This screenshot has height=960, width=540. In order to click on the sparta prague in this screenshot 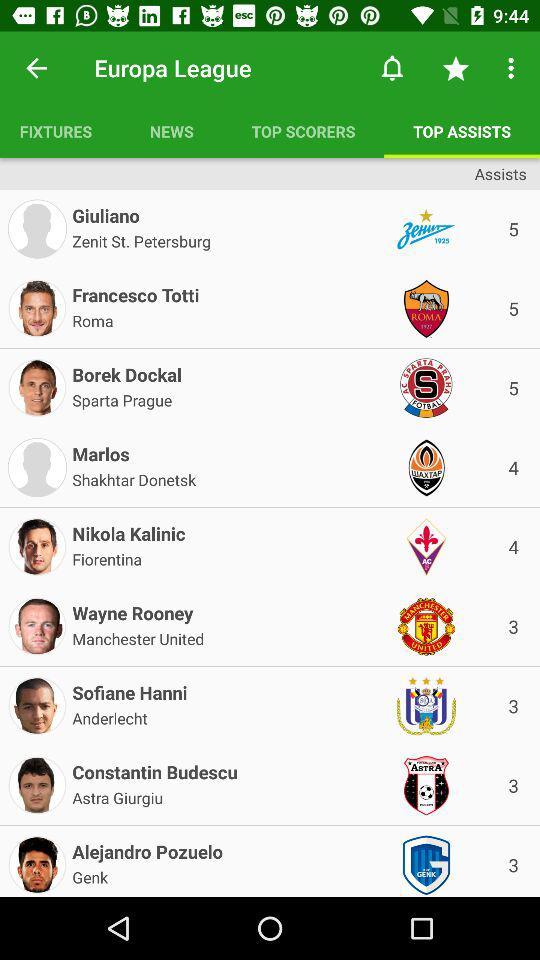, I will do `click(122, 397)`.